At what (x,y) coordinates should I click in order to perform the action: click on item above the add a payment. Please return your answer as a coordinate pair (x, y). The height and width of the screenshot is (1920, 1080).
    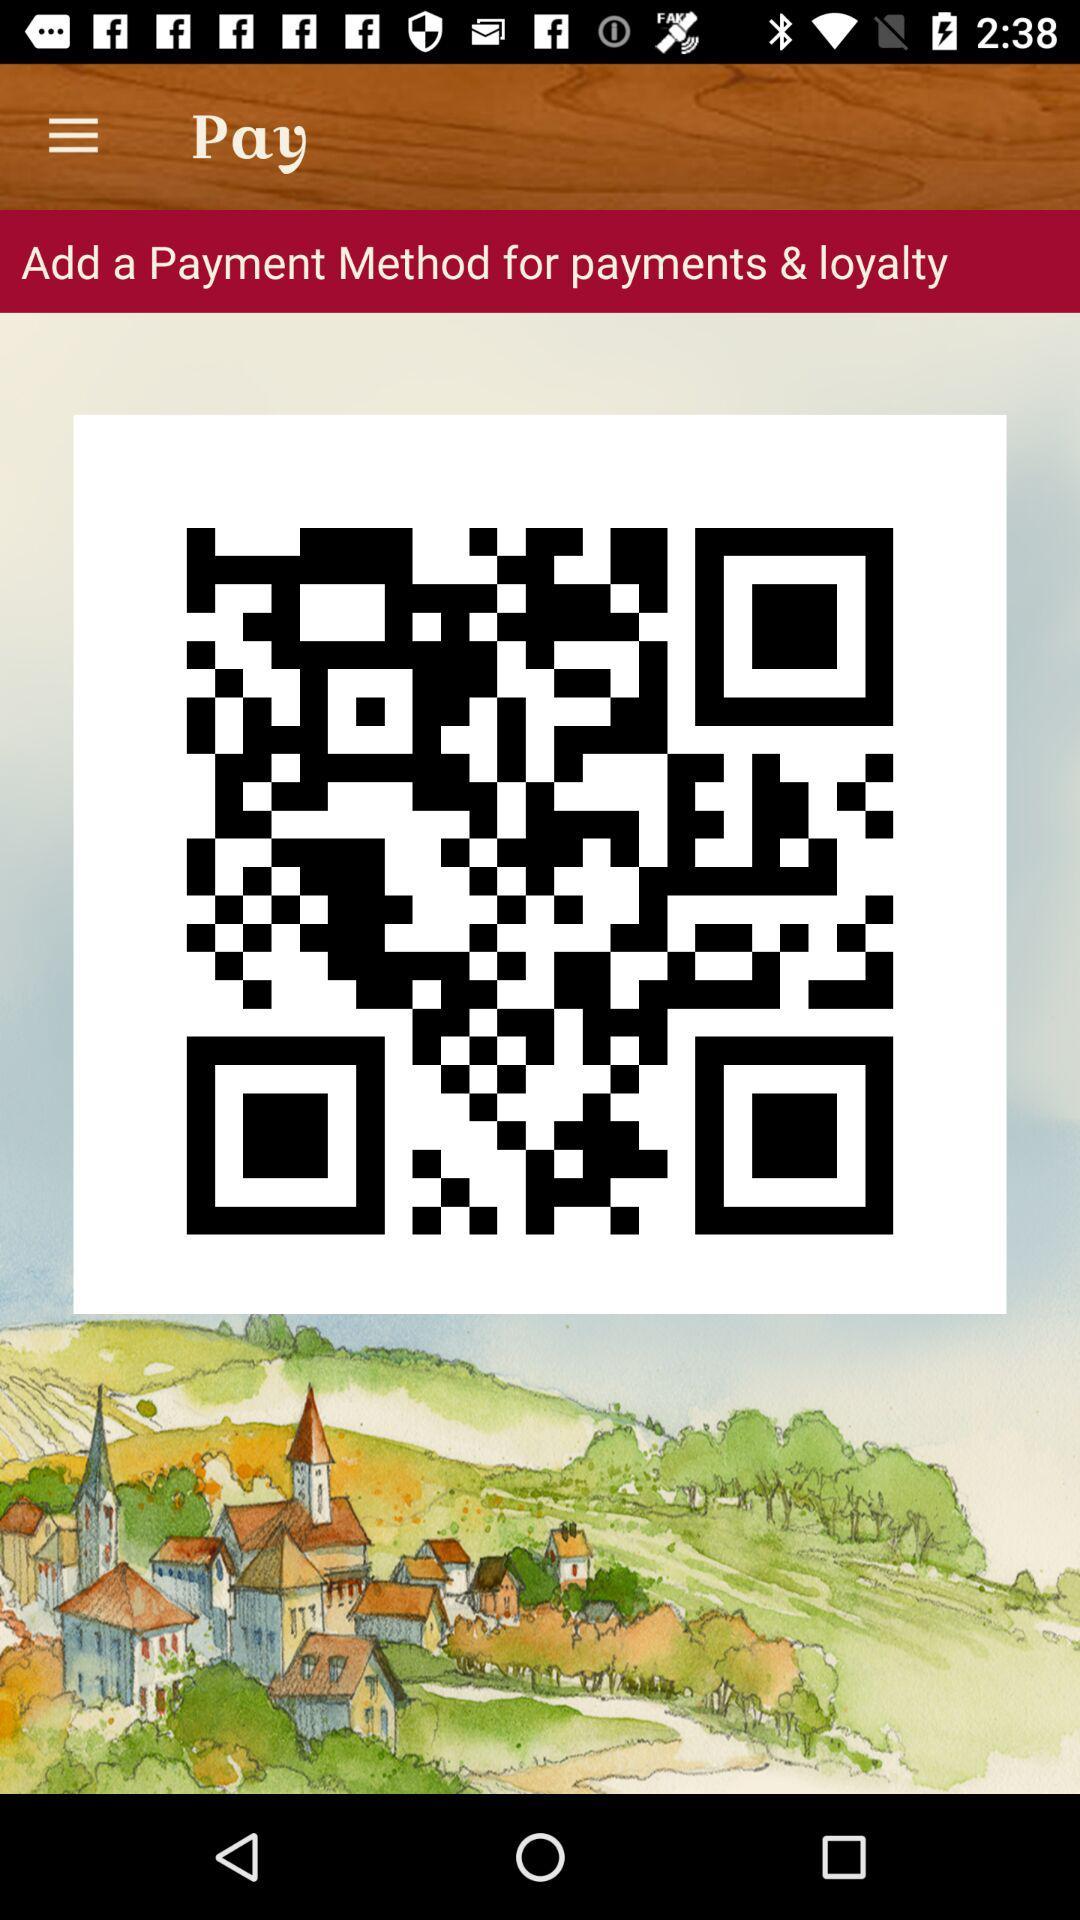
    Looking at the image, I should click on (72, 135).